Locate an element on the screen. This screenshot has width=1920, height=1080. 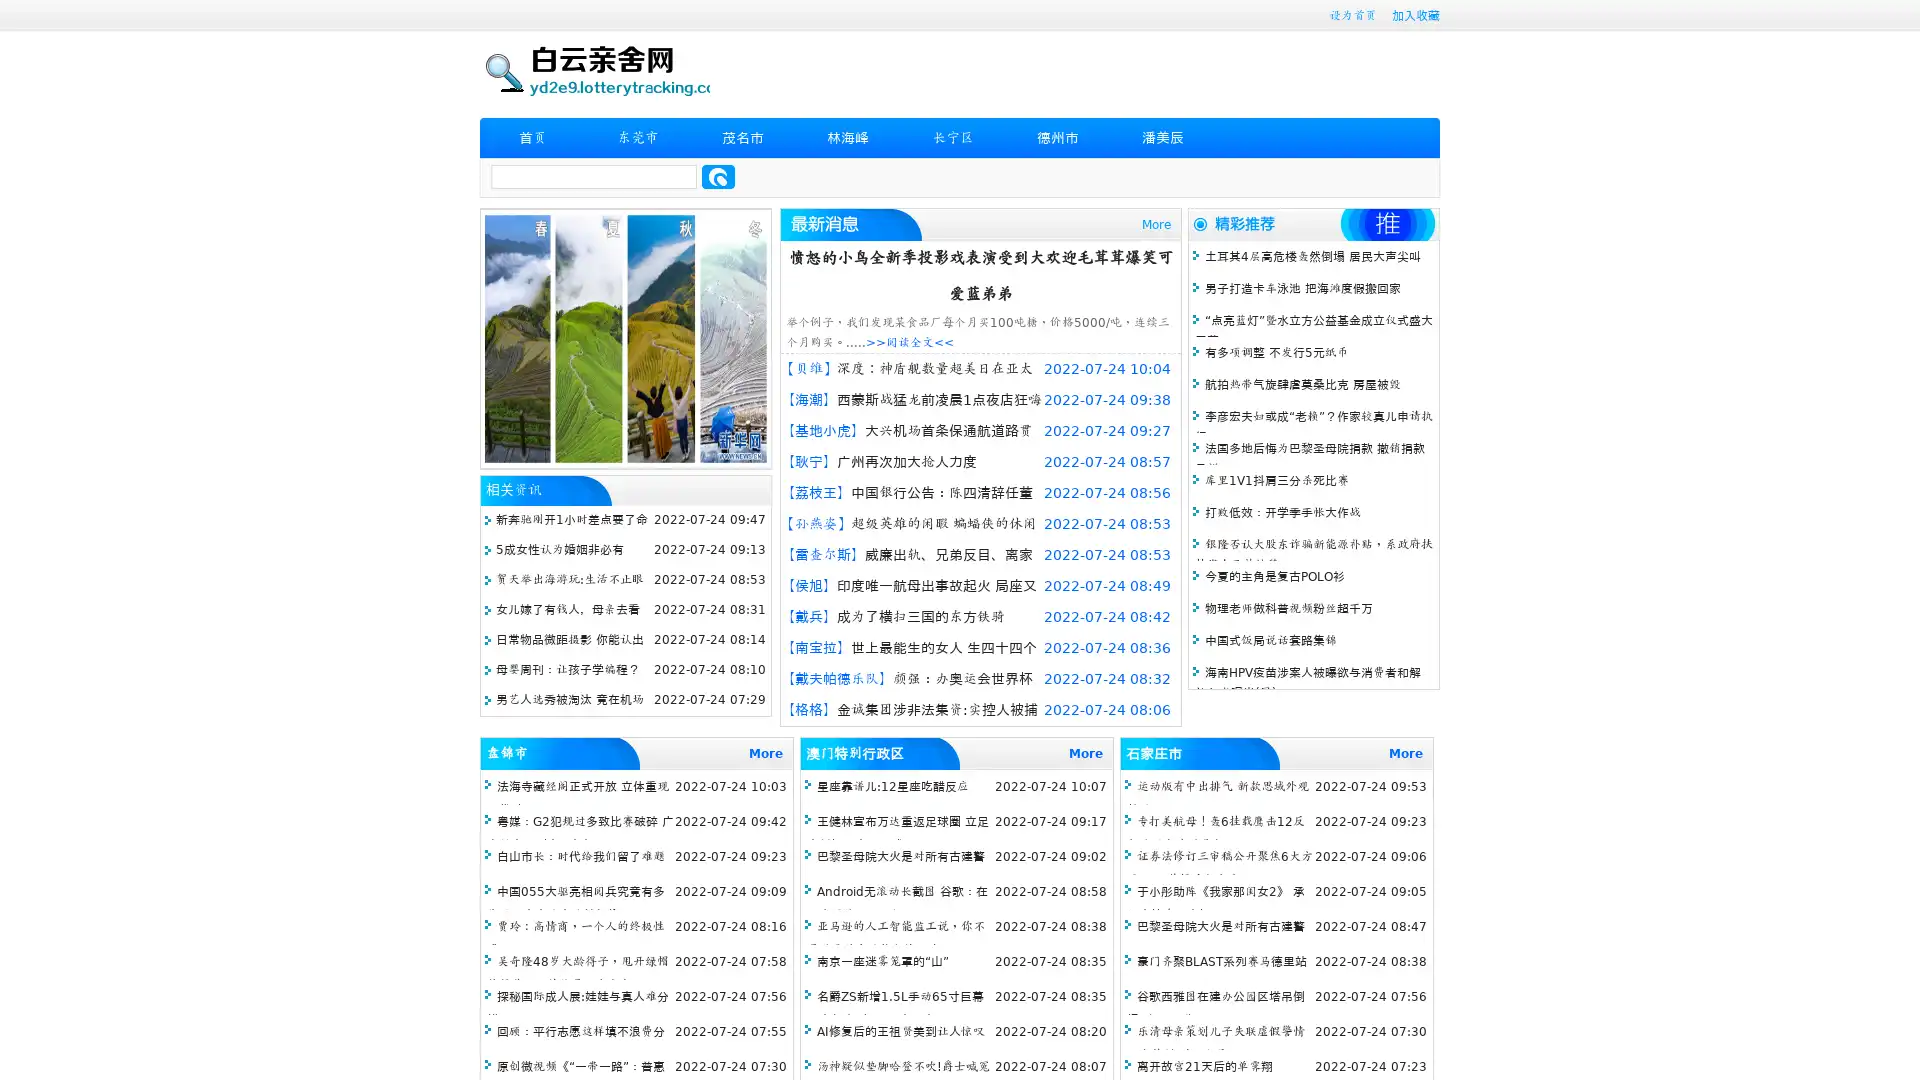
Search is located at coordinates (718, 176).